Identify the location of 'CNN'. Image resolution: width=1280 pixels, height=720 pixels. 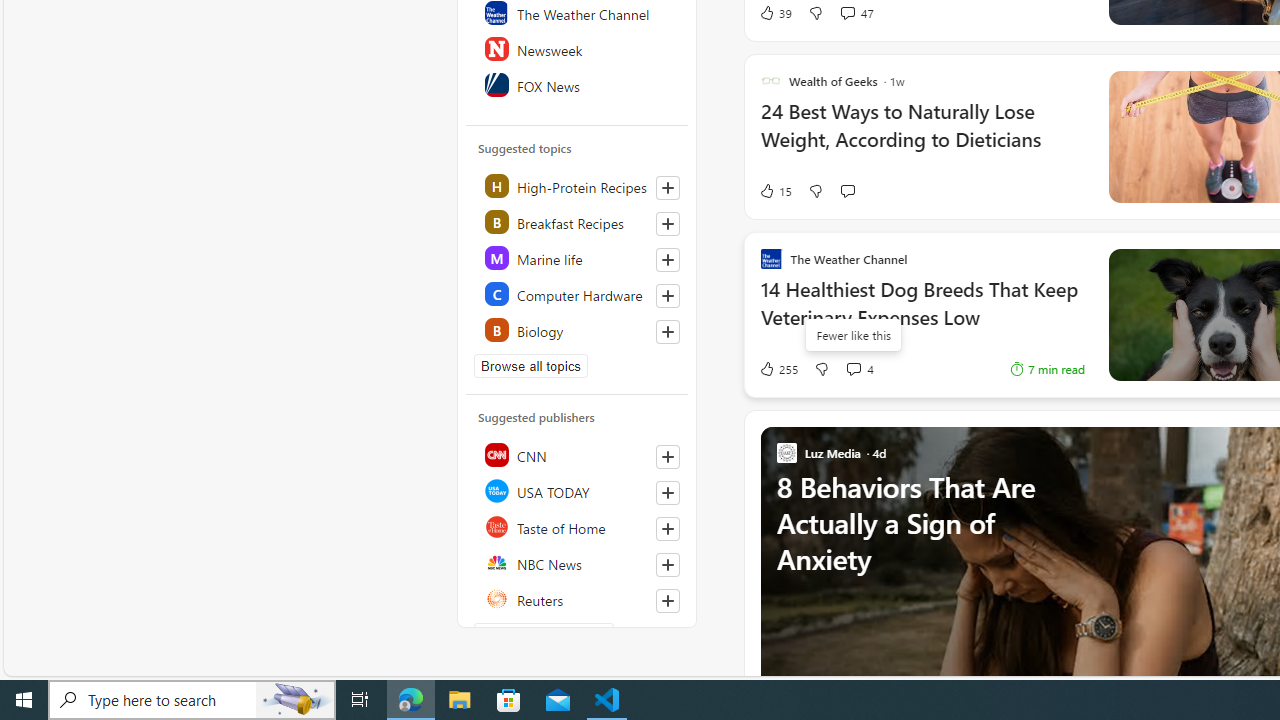
(577, 455).